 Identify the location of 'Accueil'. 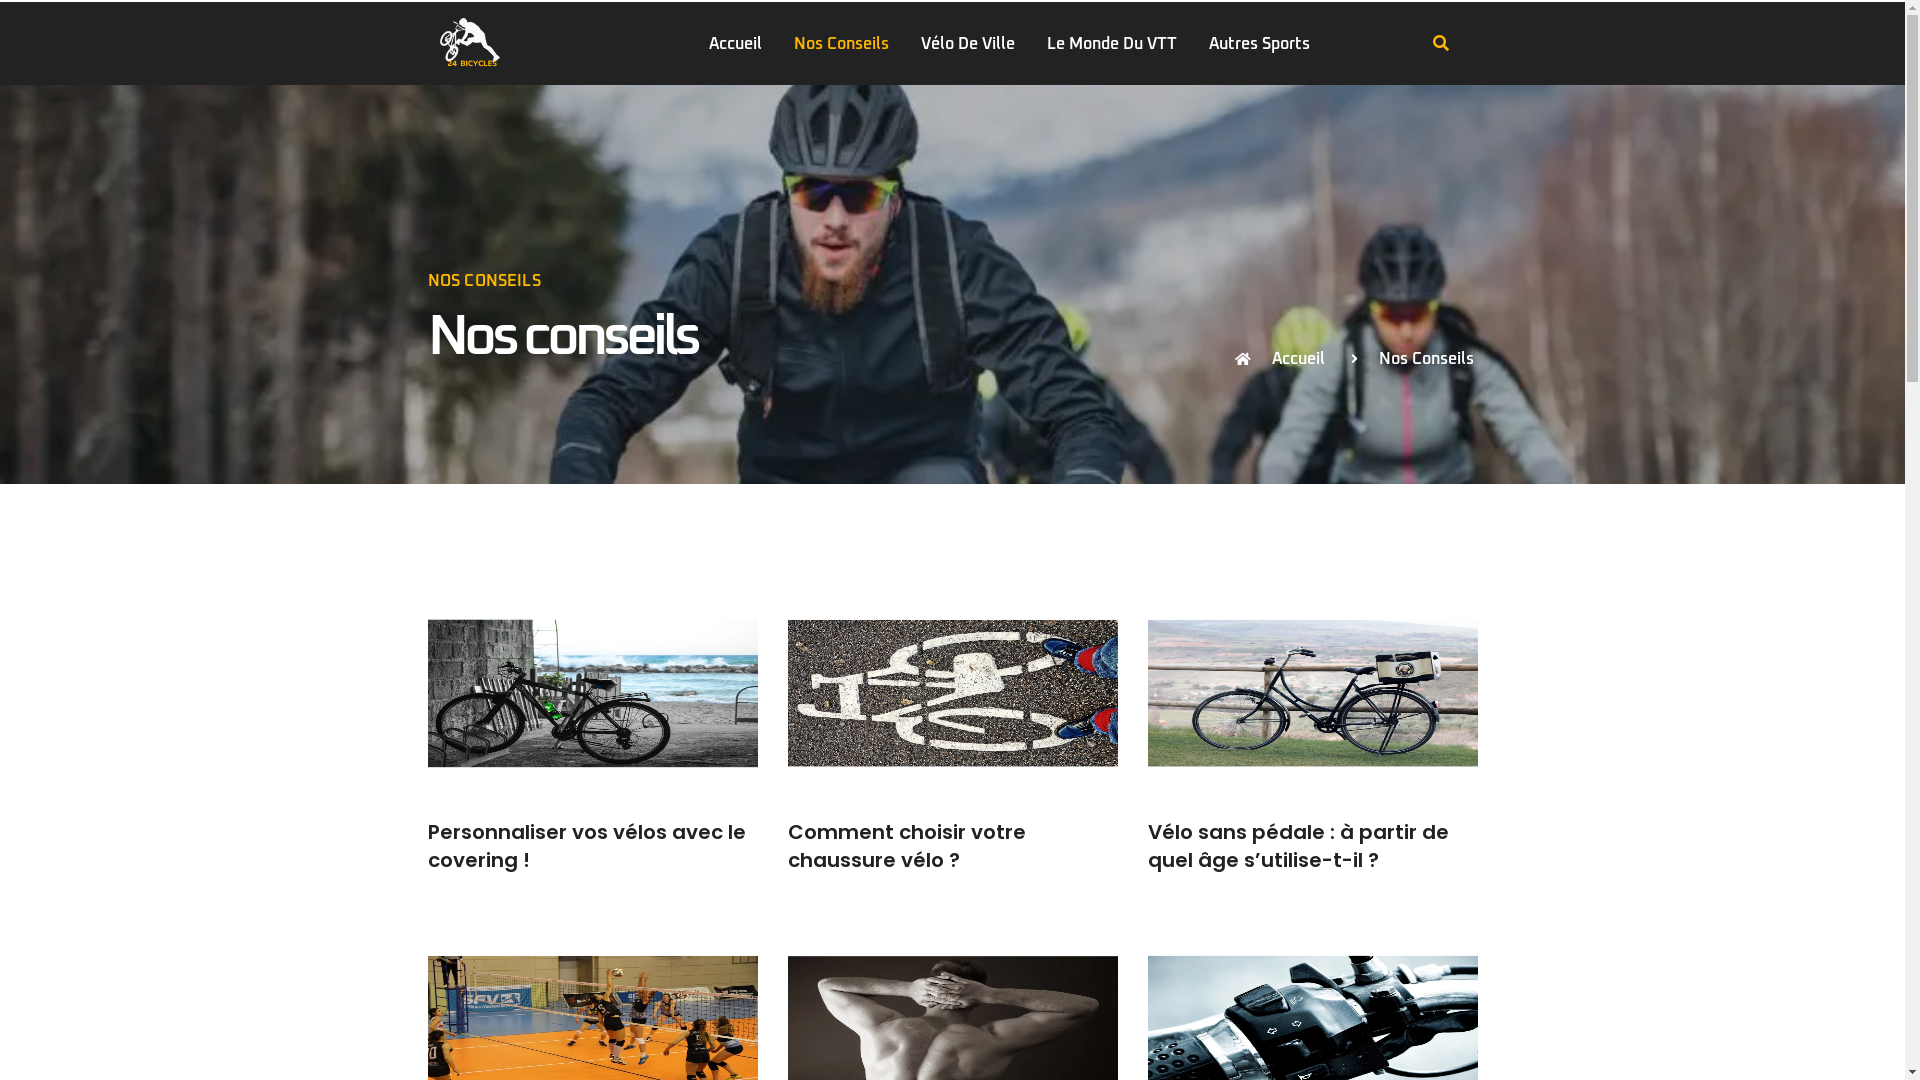
(734, 43).